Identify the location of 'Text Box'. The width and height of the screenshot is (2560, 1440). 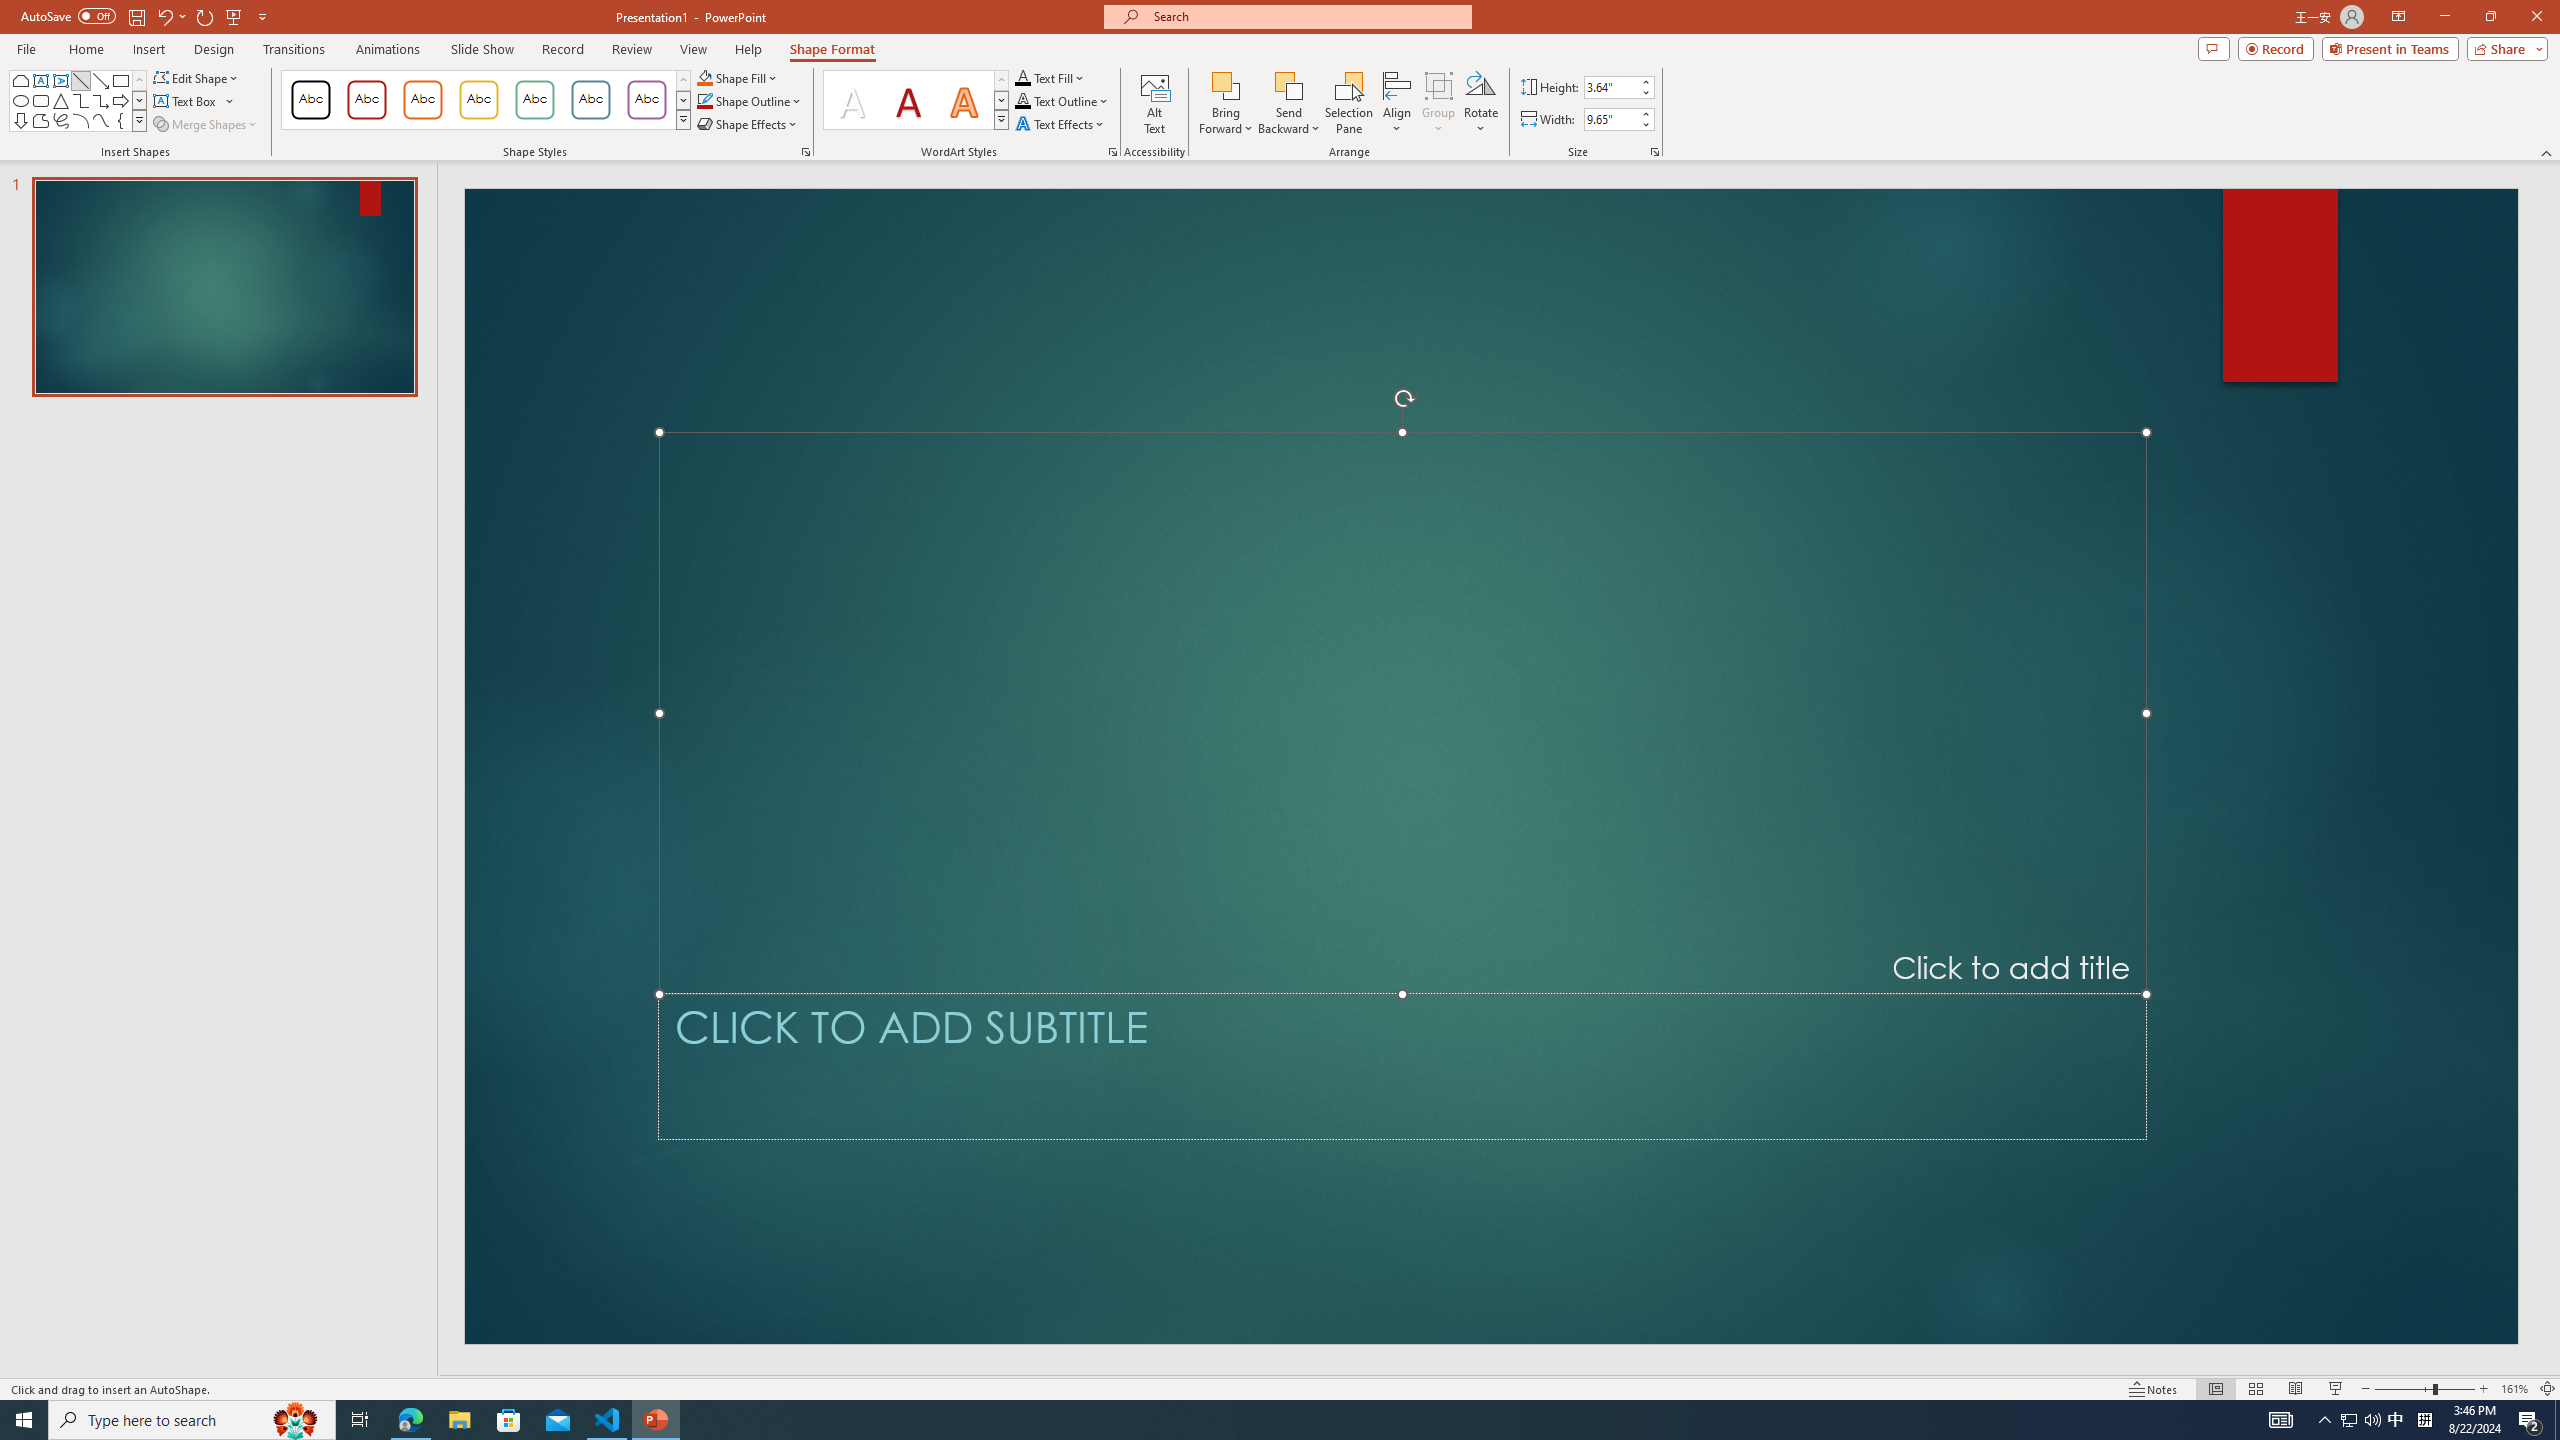
(193, 99).